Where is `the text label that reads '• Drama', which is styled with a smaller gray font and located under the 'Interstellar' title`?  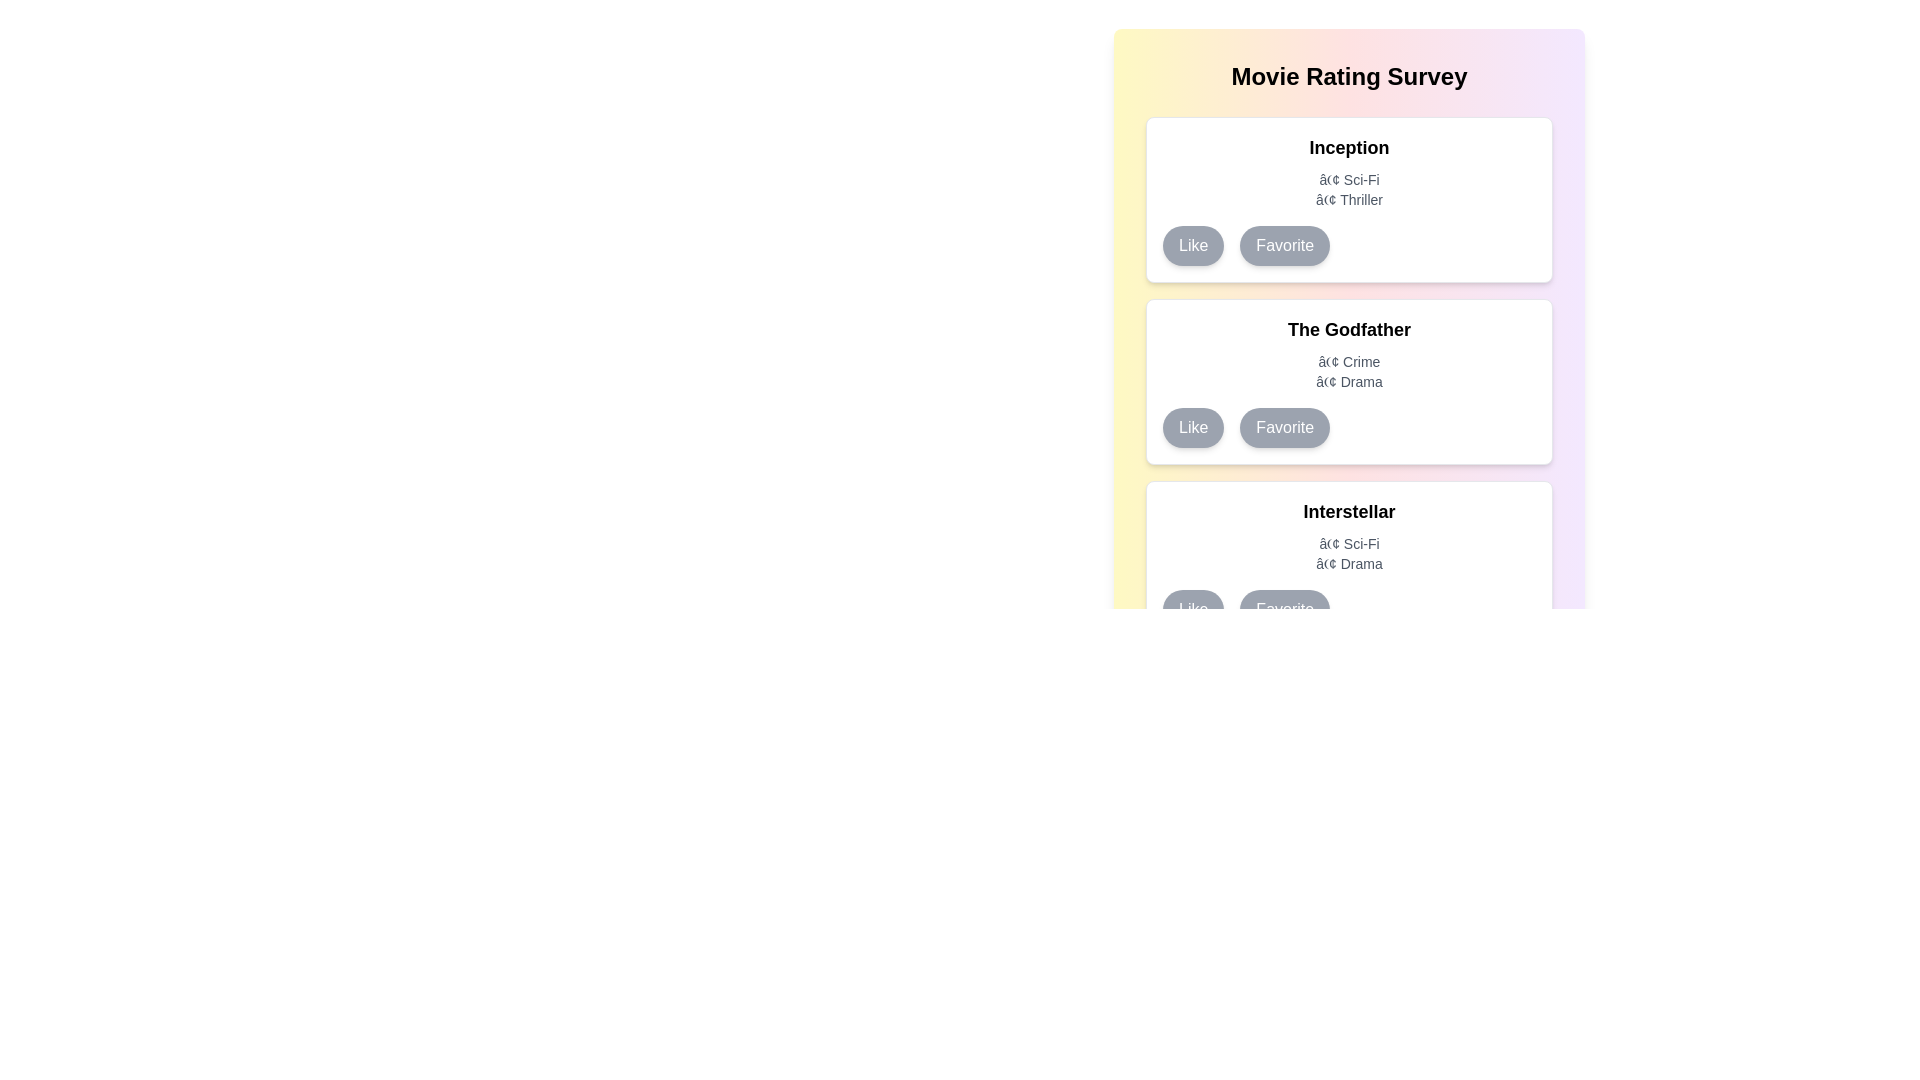 the text label that reads '• Drama', which is styled with a smaller gray font and located under the 'Interstellar' title is located at coordinates (1349, 563).